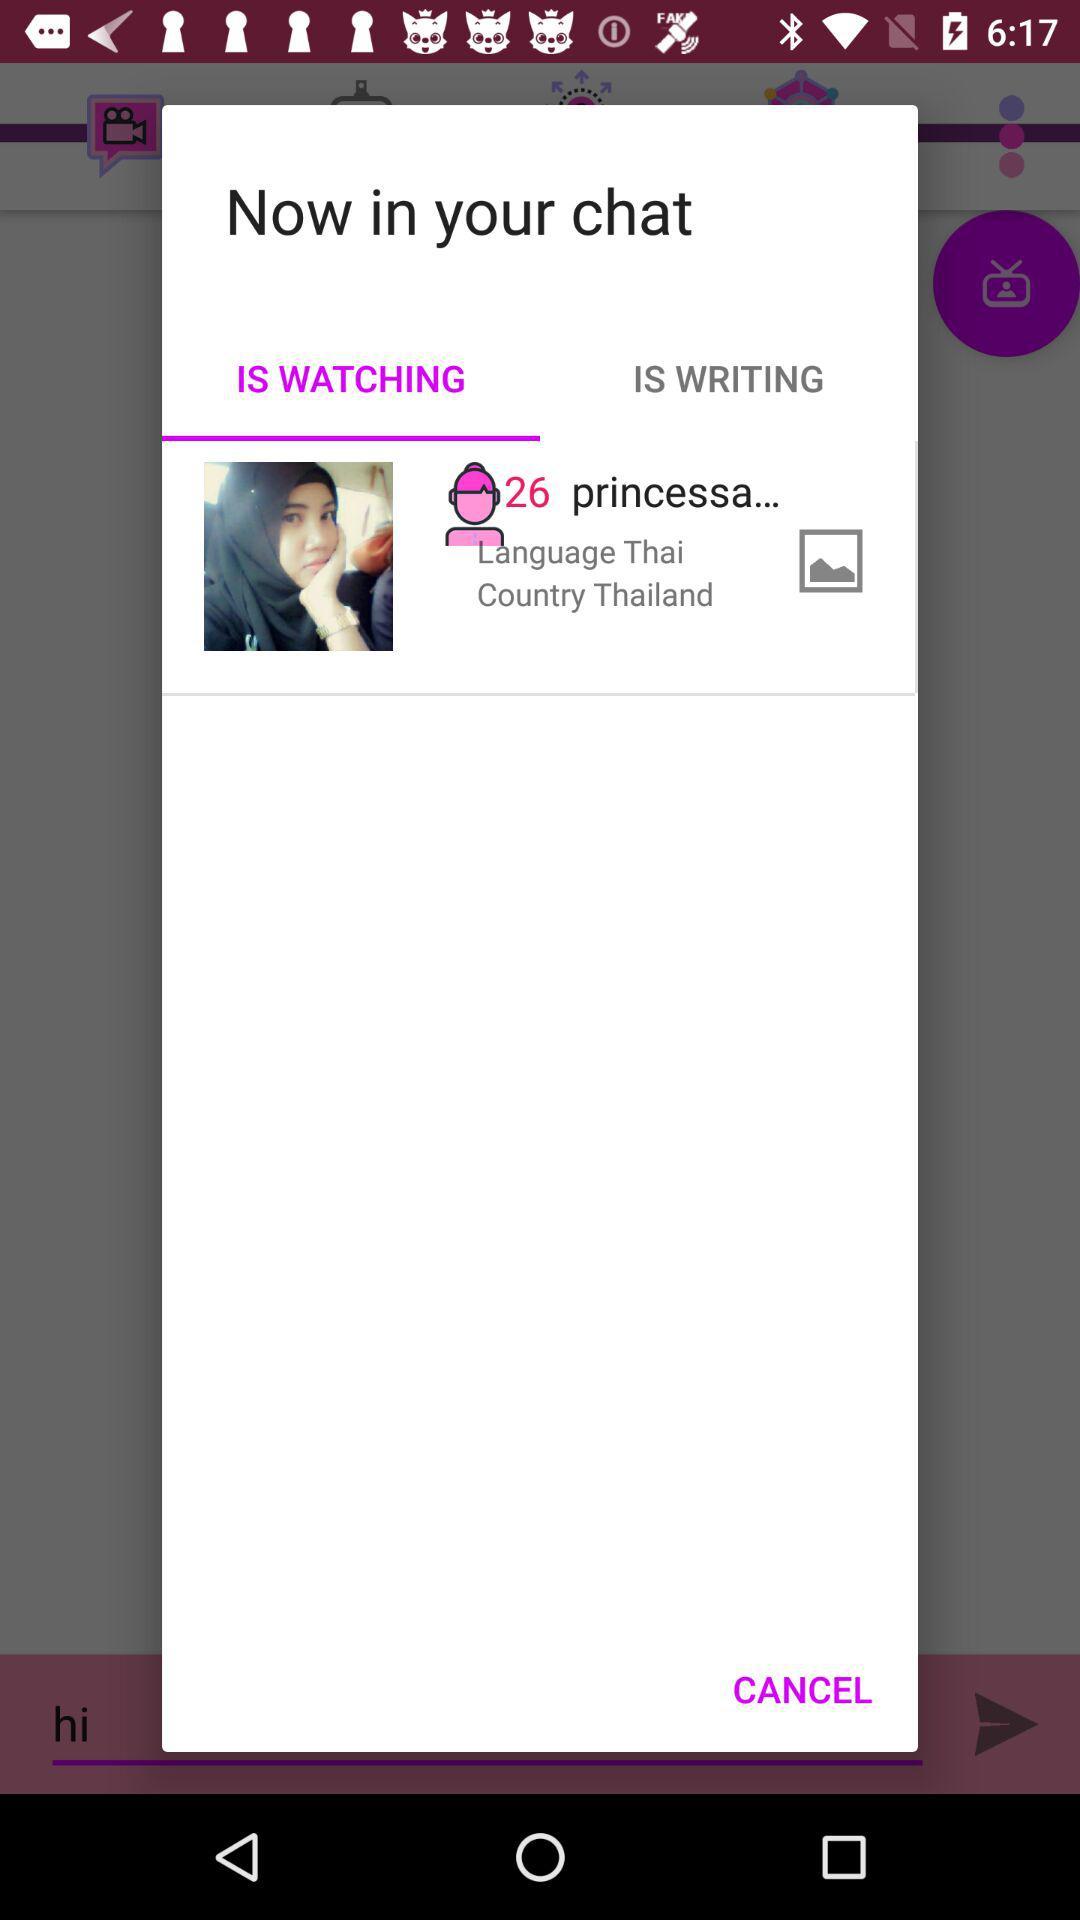 The height and width of the screenshot is (1920, 1080). Describe the element at coordinates (298, 556) in the screenshot. I see `icon next to 26` at that location.